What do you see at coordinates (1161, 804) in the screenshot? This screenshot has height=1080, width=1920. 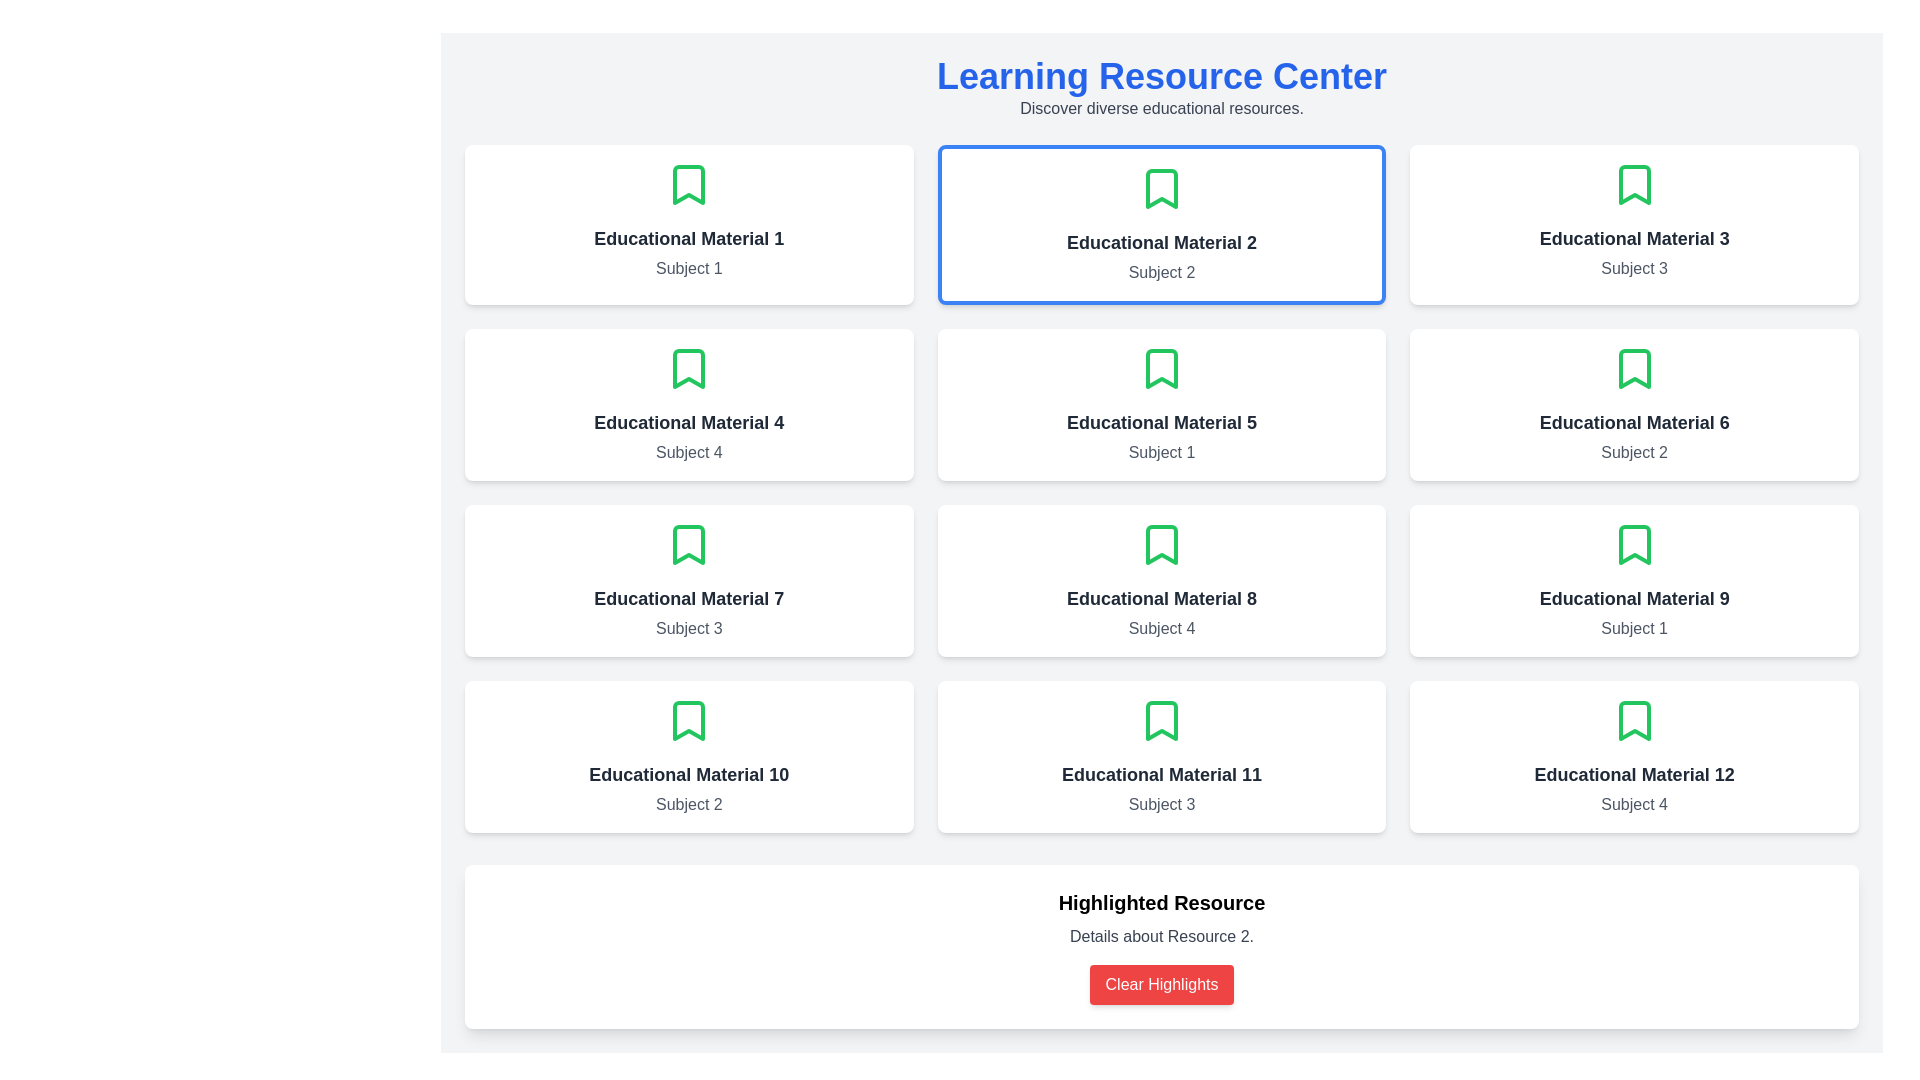 I see `the text label 'Subject 3' which is styled in gray, centrally aligned, and located below the title 'Educational Material 11' in the card-like component` at bounding box center [1161, 804].